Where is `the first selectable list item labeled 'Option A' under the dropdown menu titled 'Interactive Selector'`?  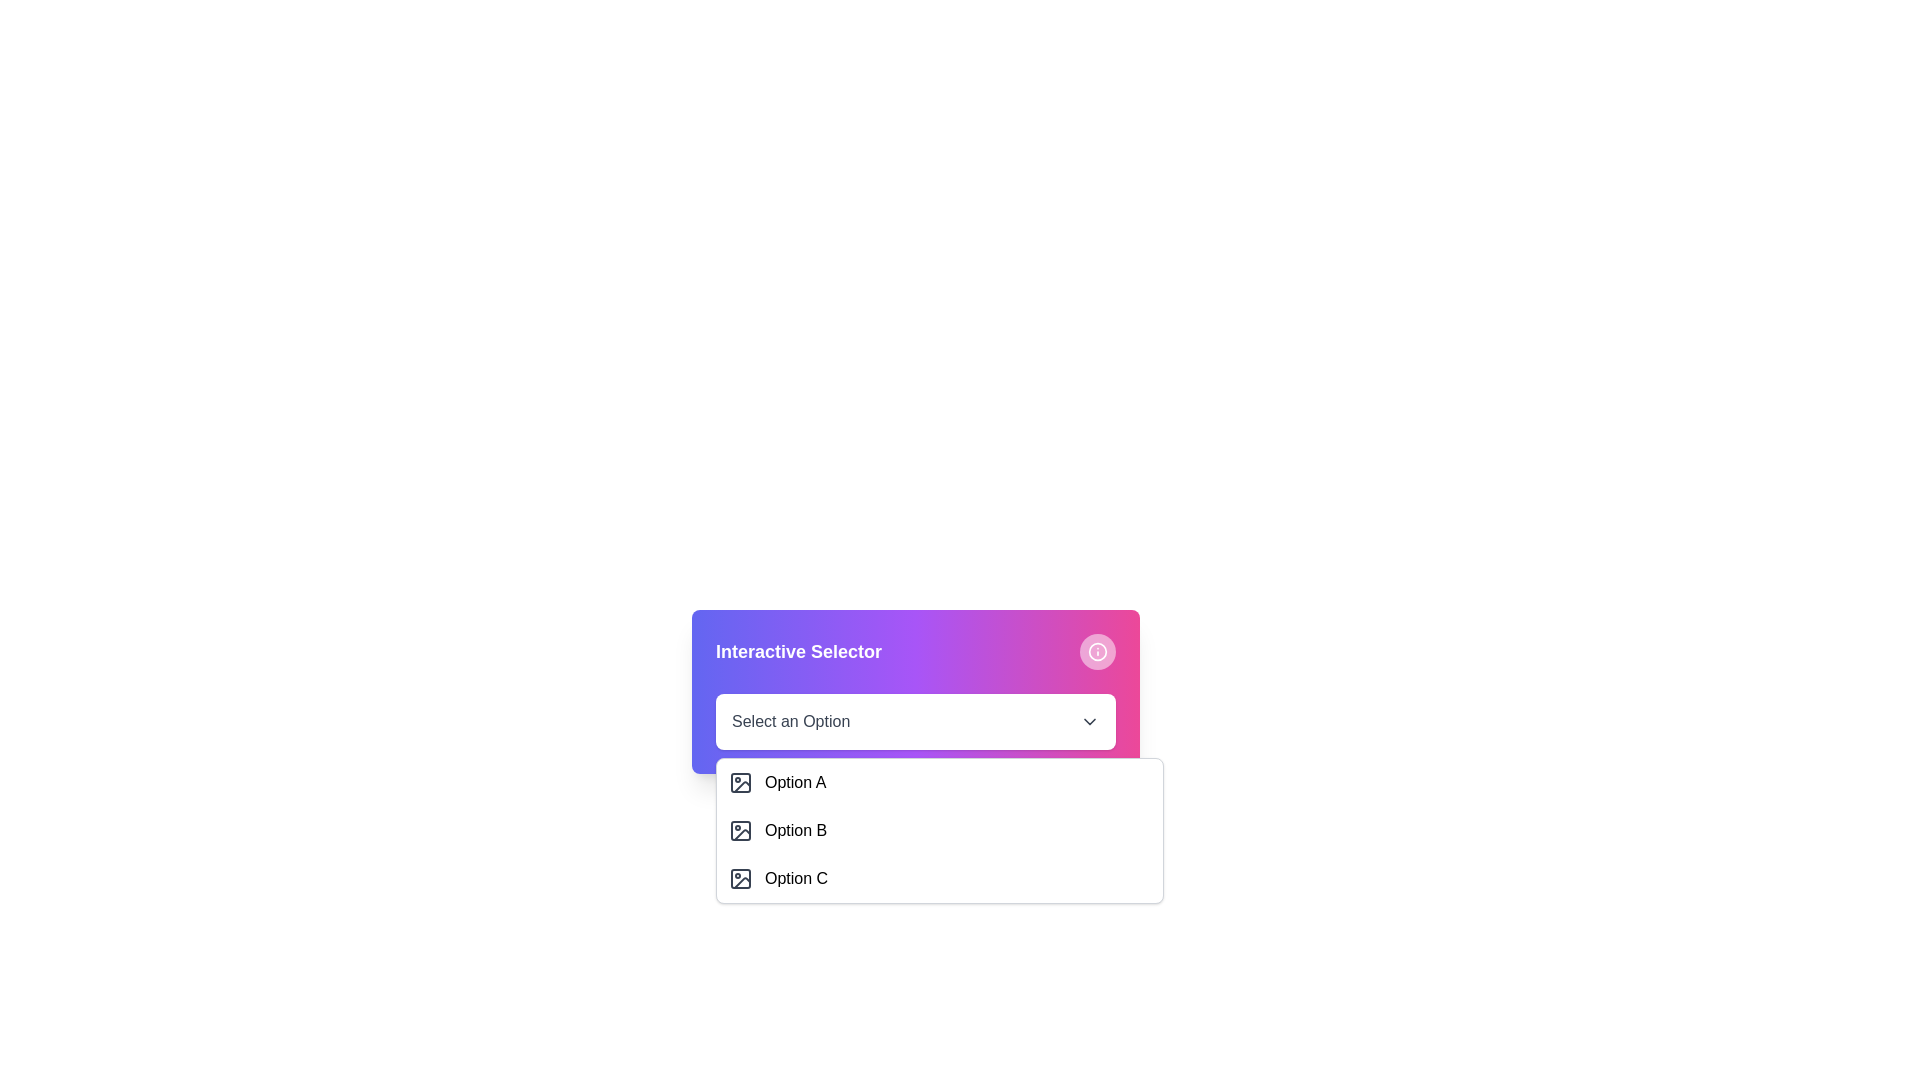 the first selectable list item labeled 'Option A' under the dropdown menu titled 'Interactive Selector' is located at coordinates (939, 782).